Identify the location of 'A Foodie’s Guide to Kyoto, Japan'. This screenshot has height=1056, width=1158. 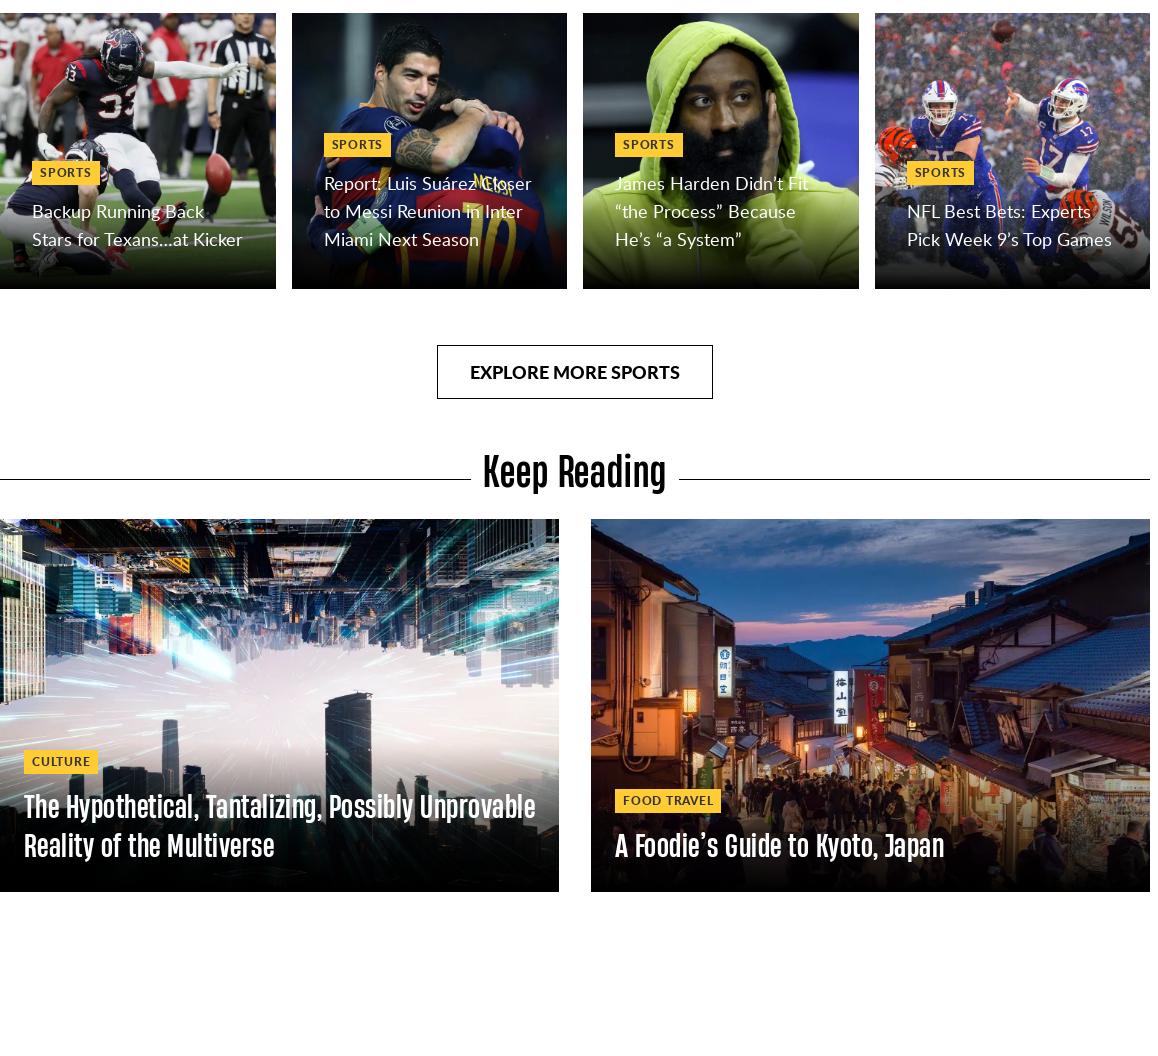
(779, 843).